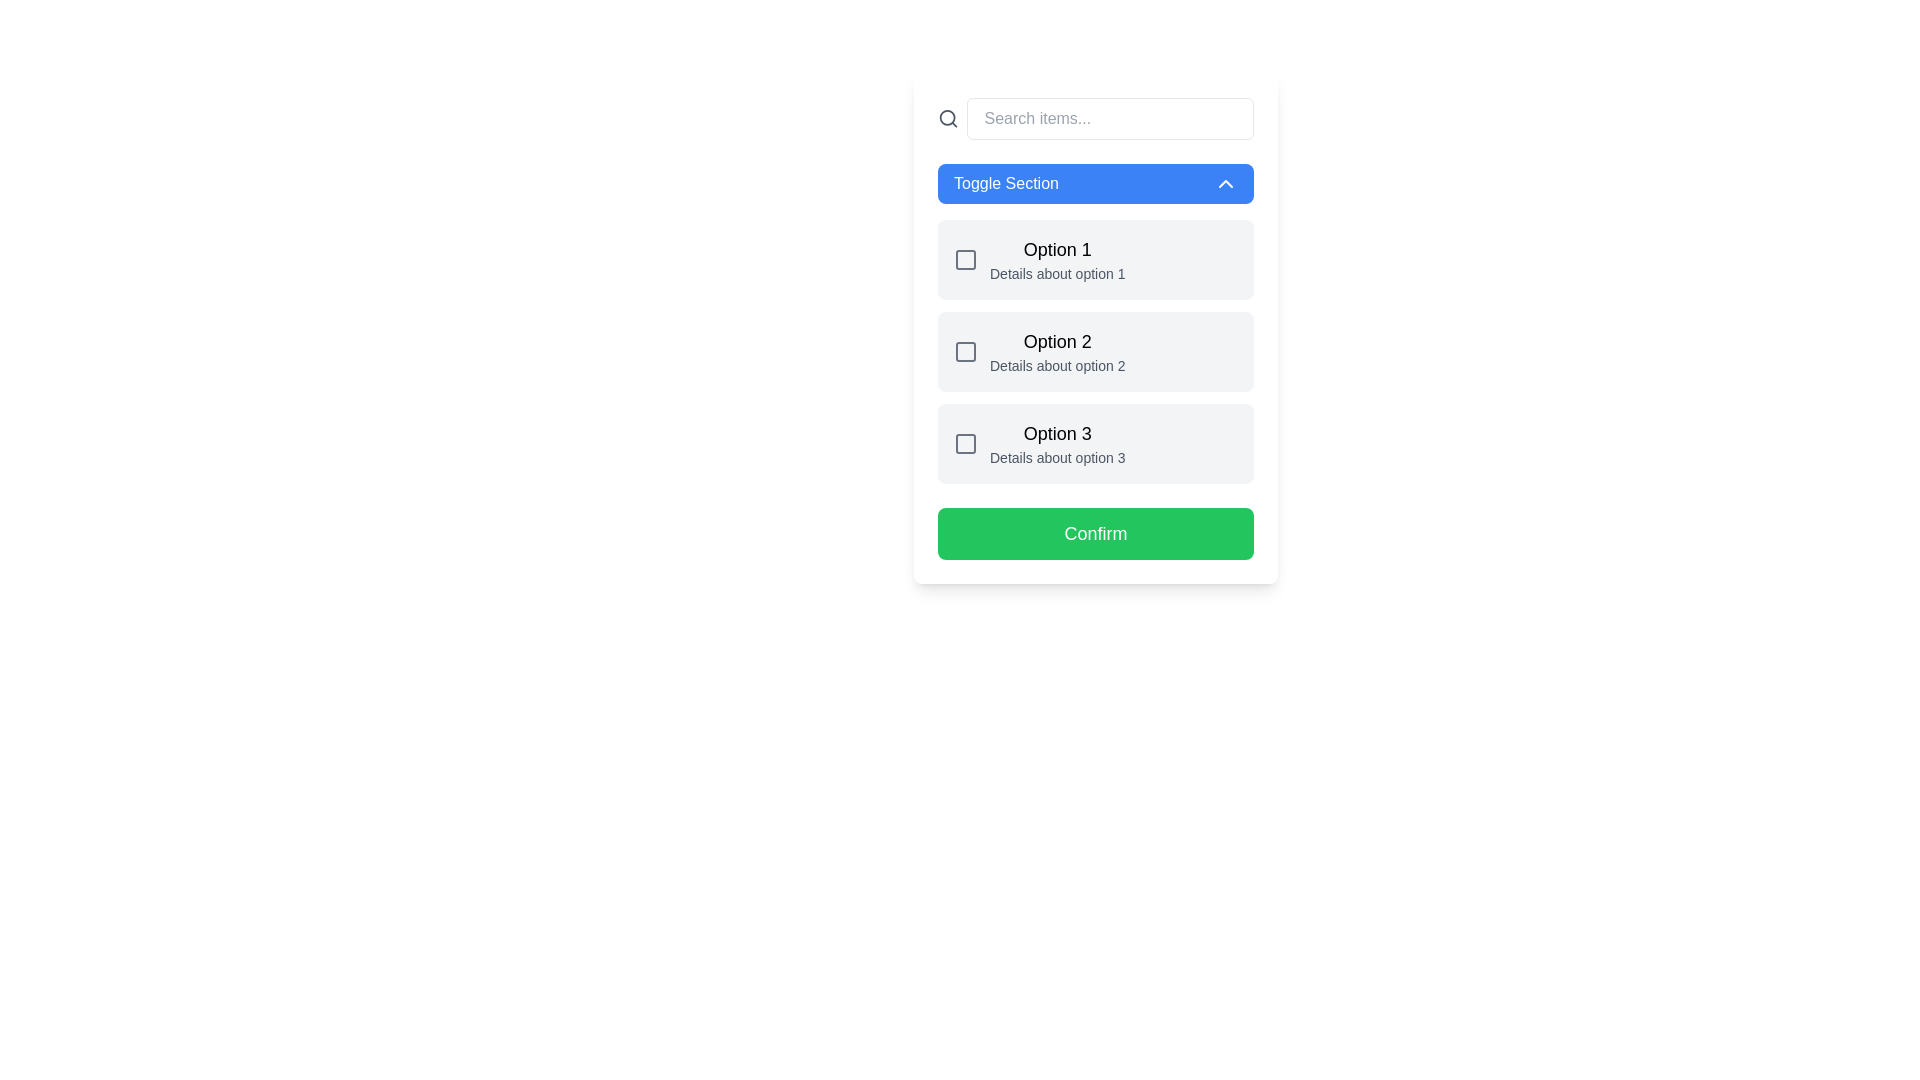 This screenshot has width=1920, height=1080. What do you see at coordinates (1039, 442) in the screenshot?
I see `the checkbox labeled 'Option 3' which includes a descriptive text 'Details about option 3'` at bounding box center [1039, 442].